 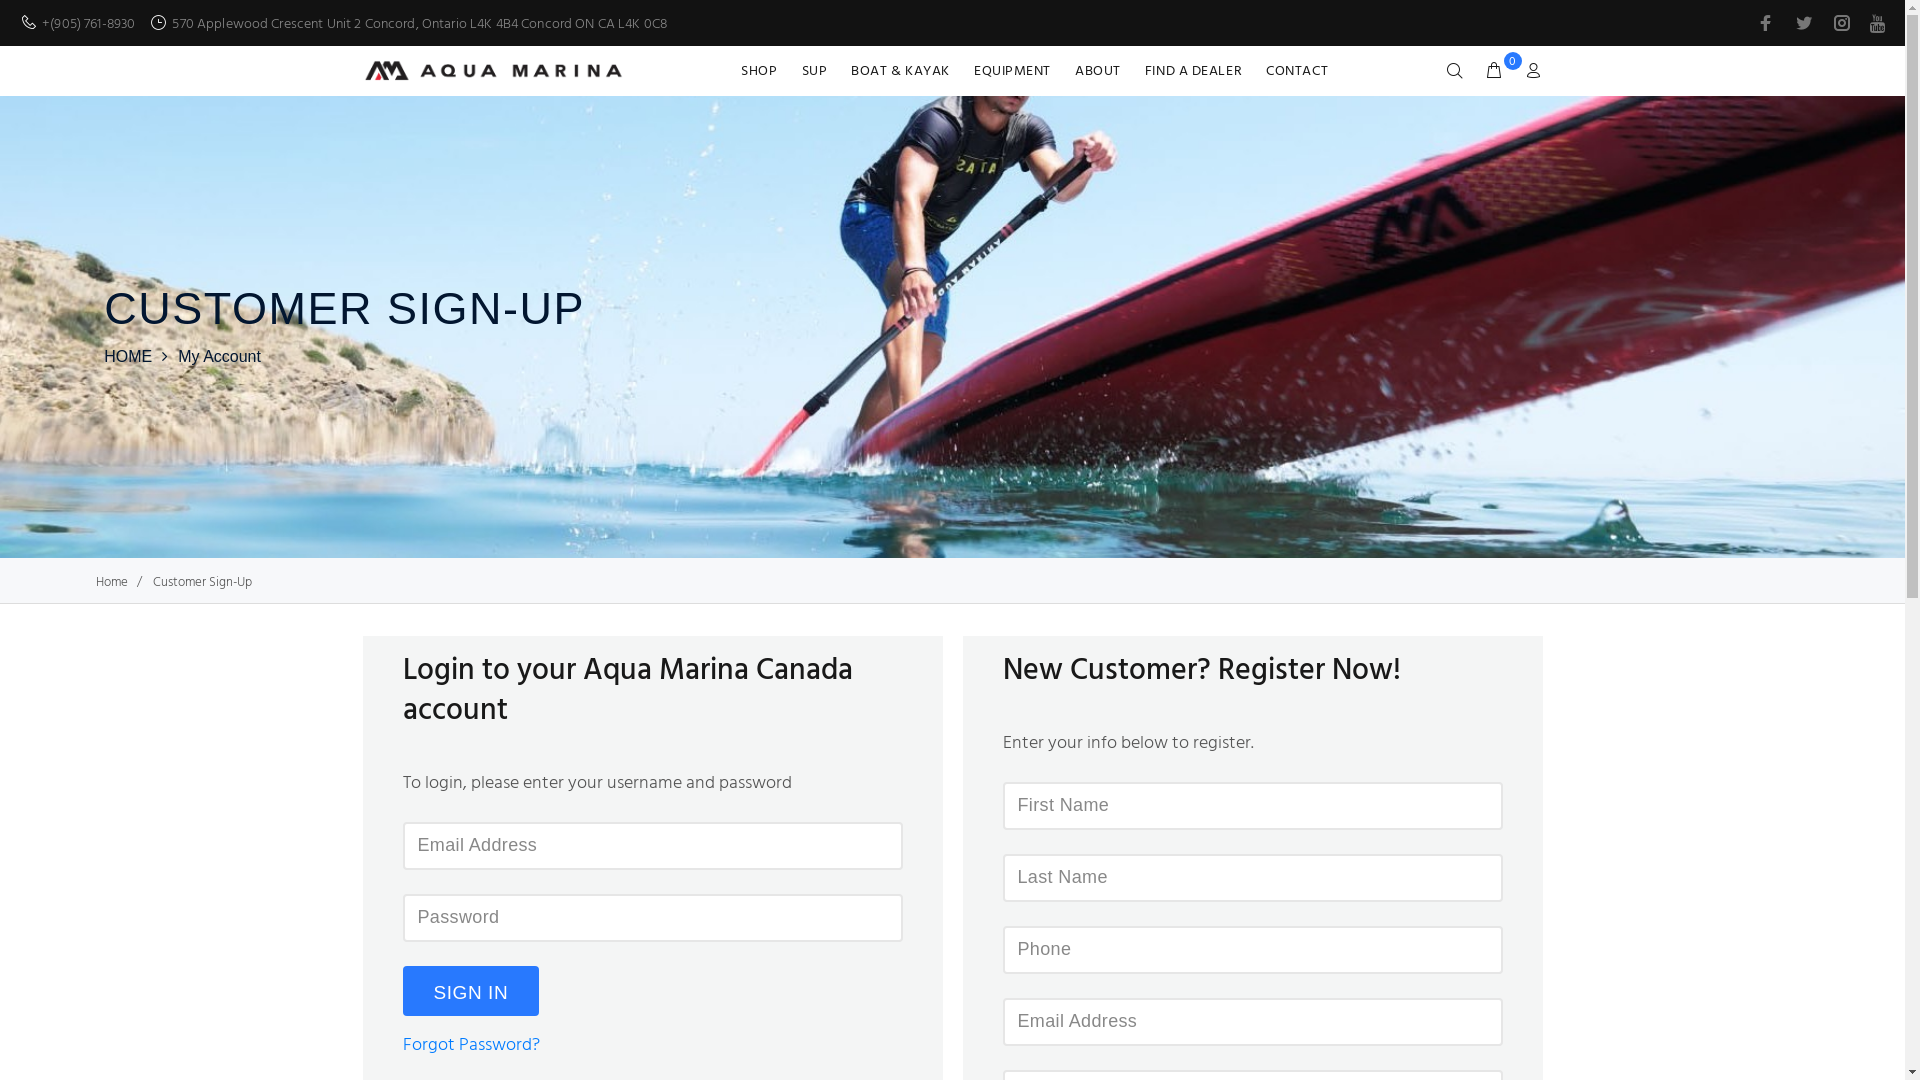 I want to click on 'ABOUT', so click(x=1097, y=69).